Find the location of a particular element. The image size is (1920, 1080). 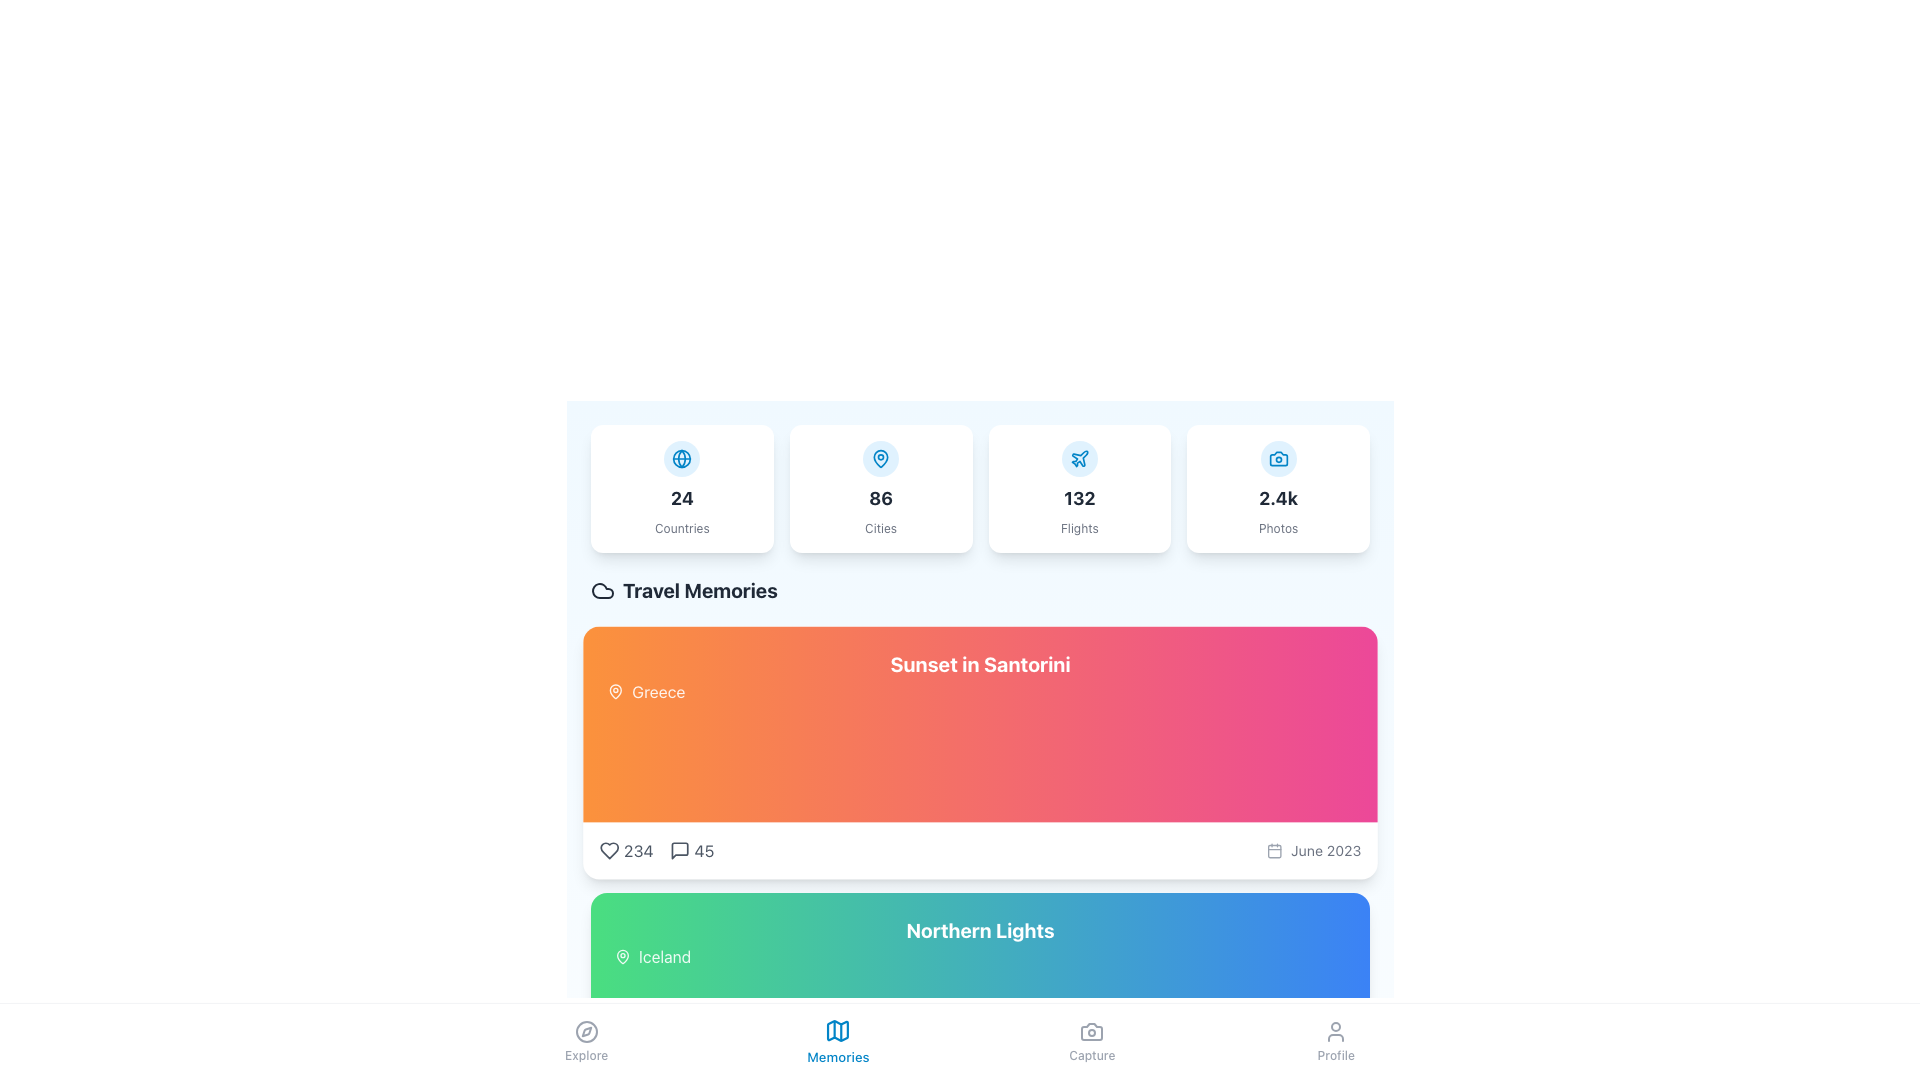

text from the label with the attached icon located in the bottom-right corner of the 'Sunset in Santorini' card, positioned after the heart and comment icons is located at coordinates (1314, 850).